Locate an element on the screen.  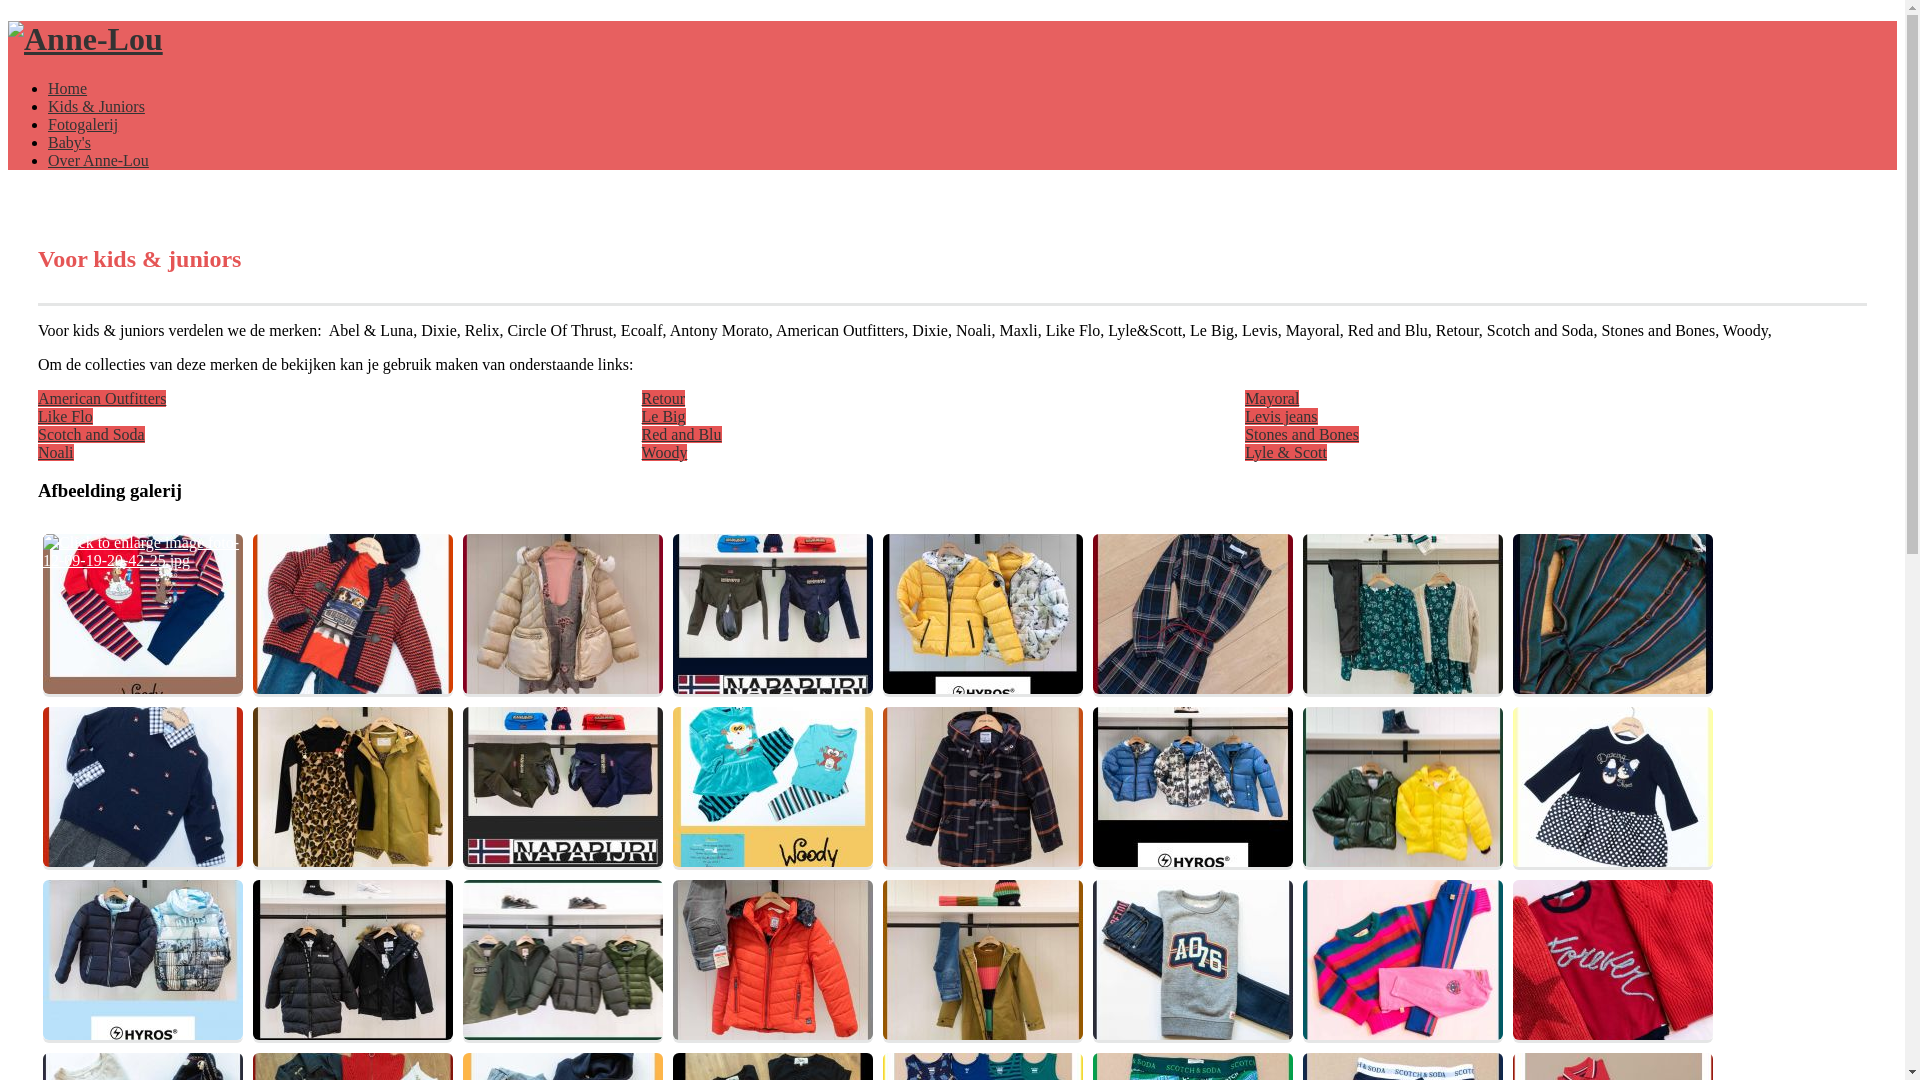
'Stones and Bones' is located at coordinates (1301, 433).